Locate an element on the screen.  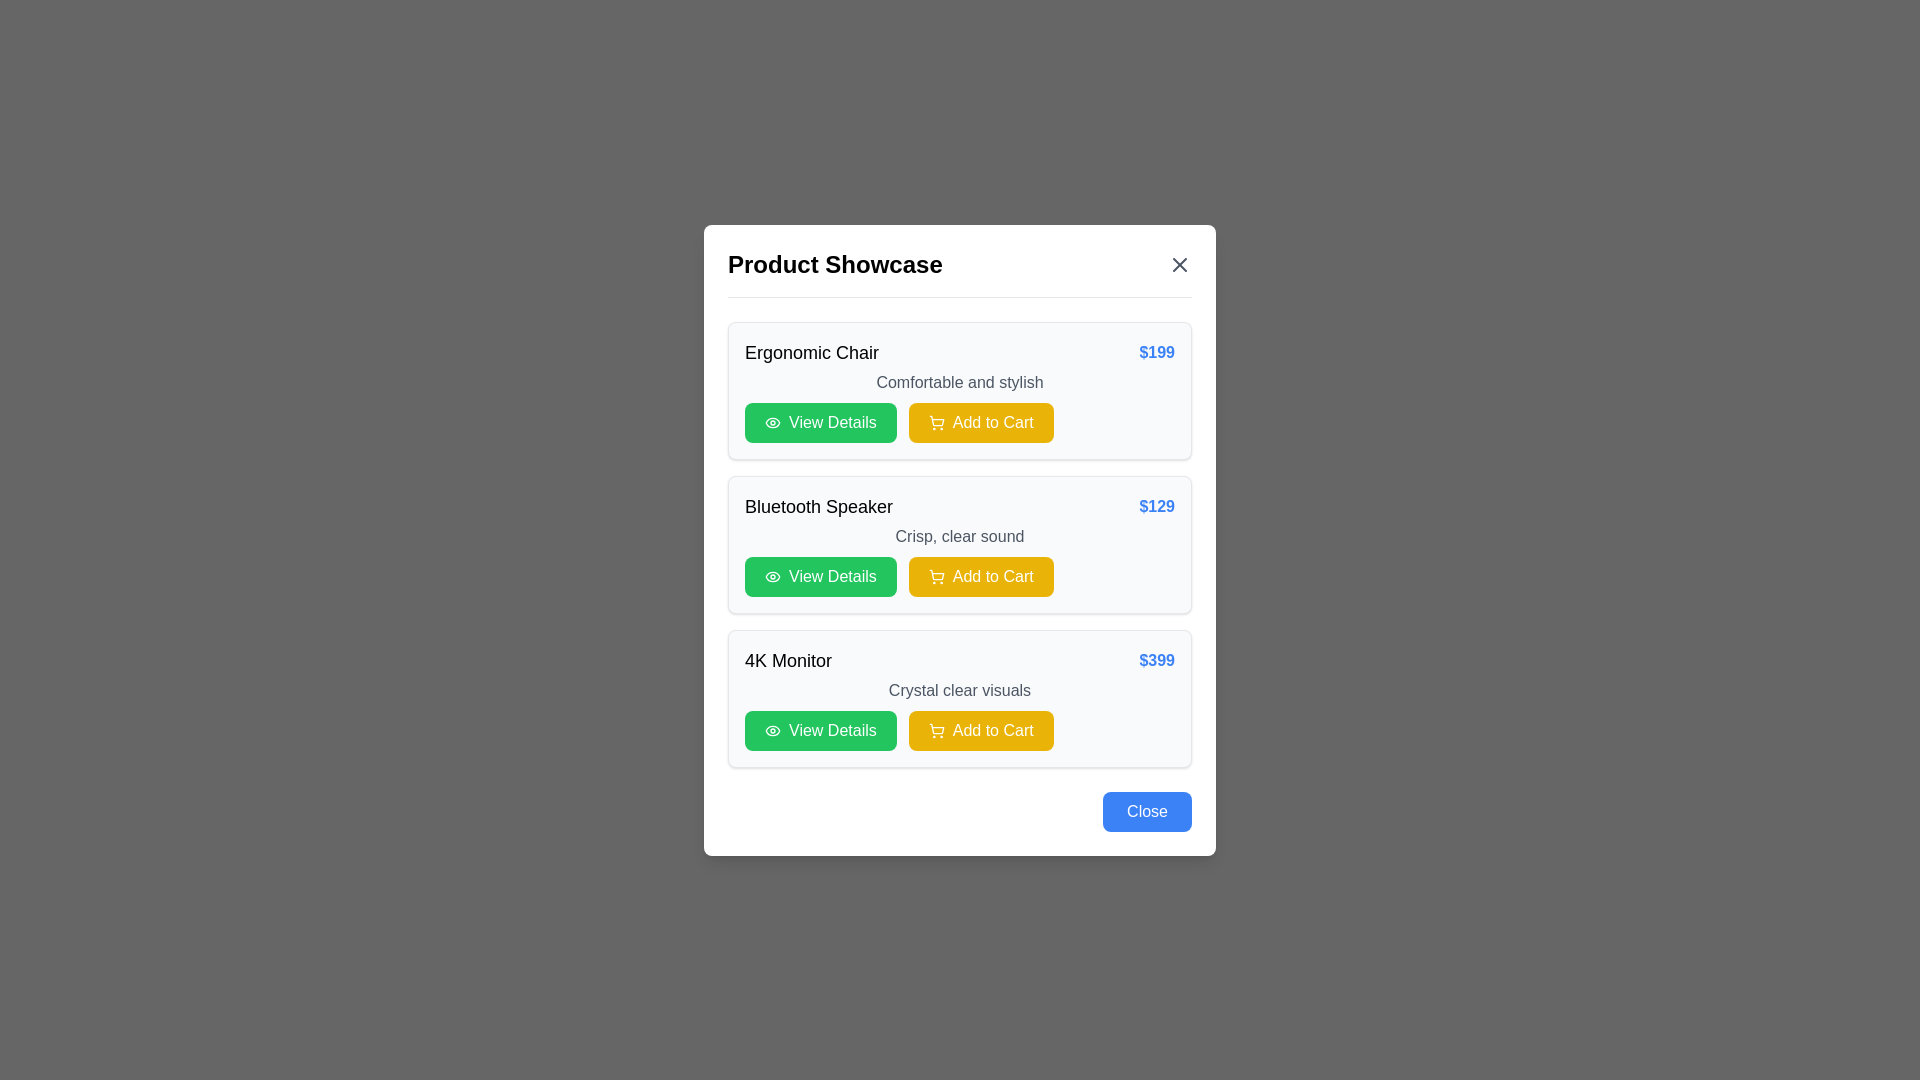
the yellow 'Add to Cart' button with white text and a cart icon, located next to the green 'View Details' button in the first product card labeled 'Ergonomic Chair' is located at coordinates (960, 421).